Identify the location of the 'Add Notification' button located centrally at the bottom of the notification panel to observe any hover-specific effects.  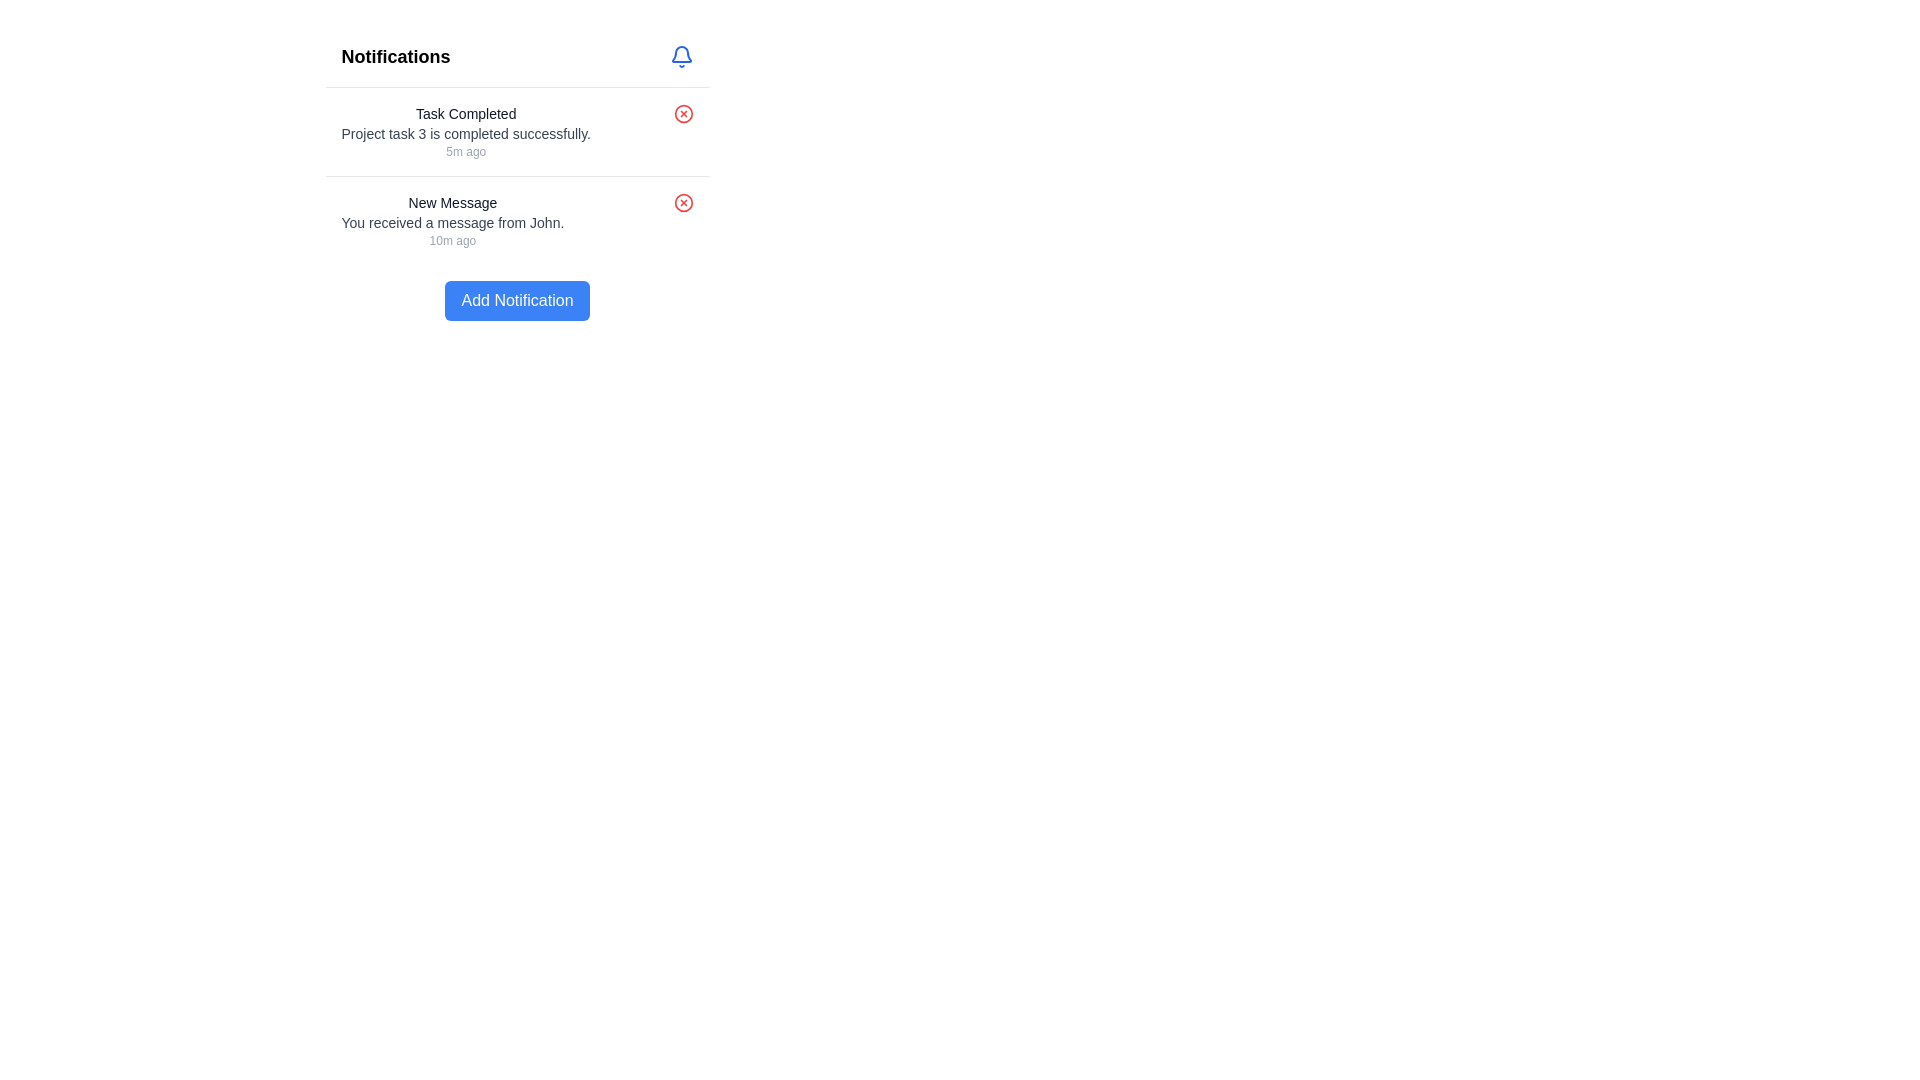
(517, 300).